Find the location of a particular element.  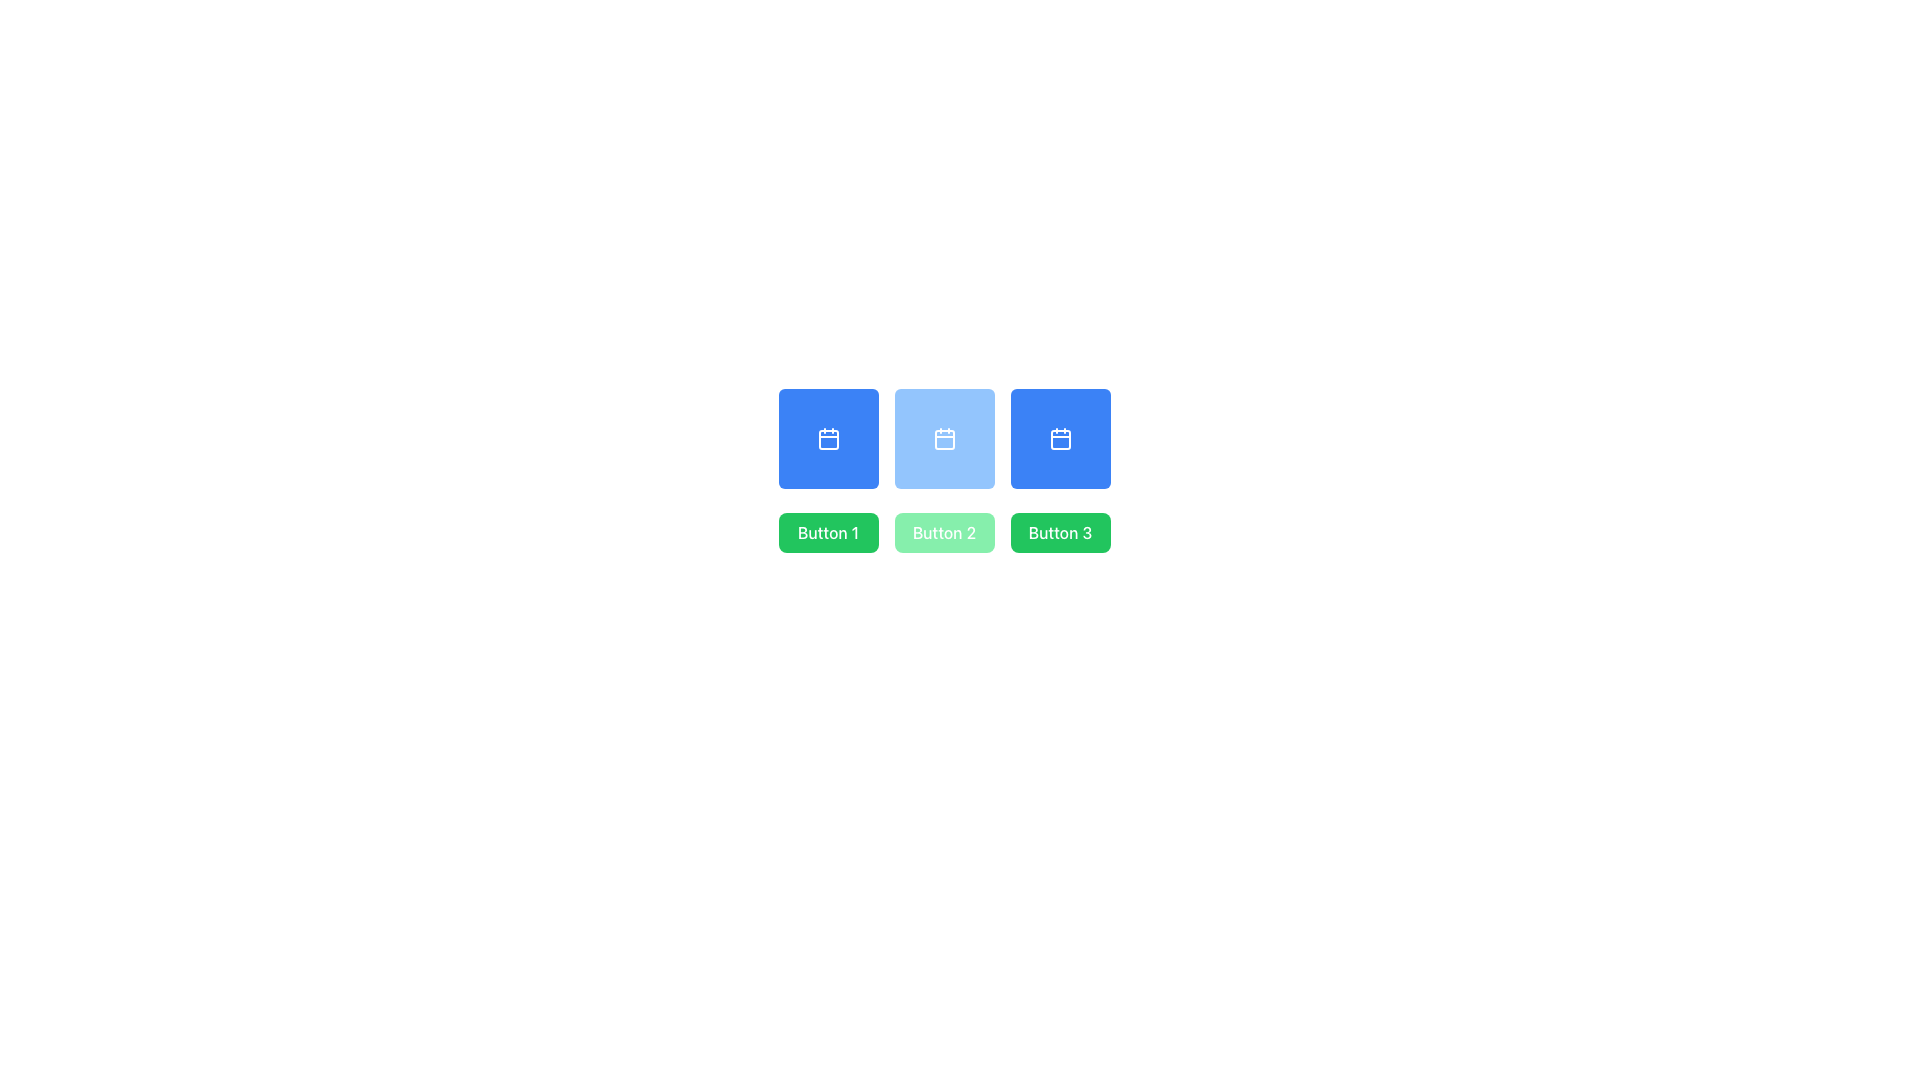

properties of the central rectangular icon styled as an empty rectangle with rounded corners, located within the leftmost calendar card is located at coordinates (828, 438).